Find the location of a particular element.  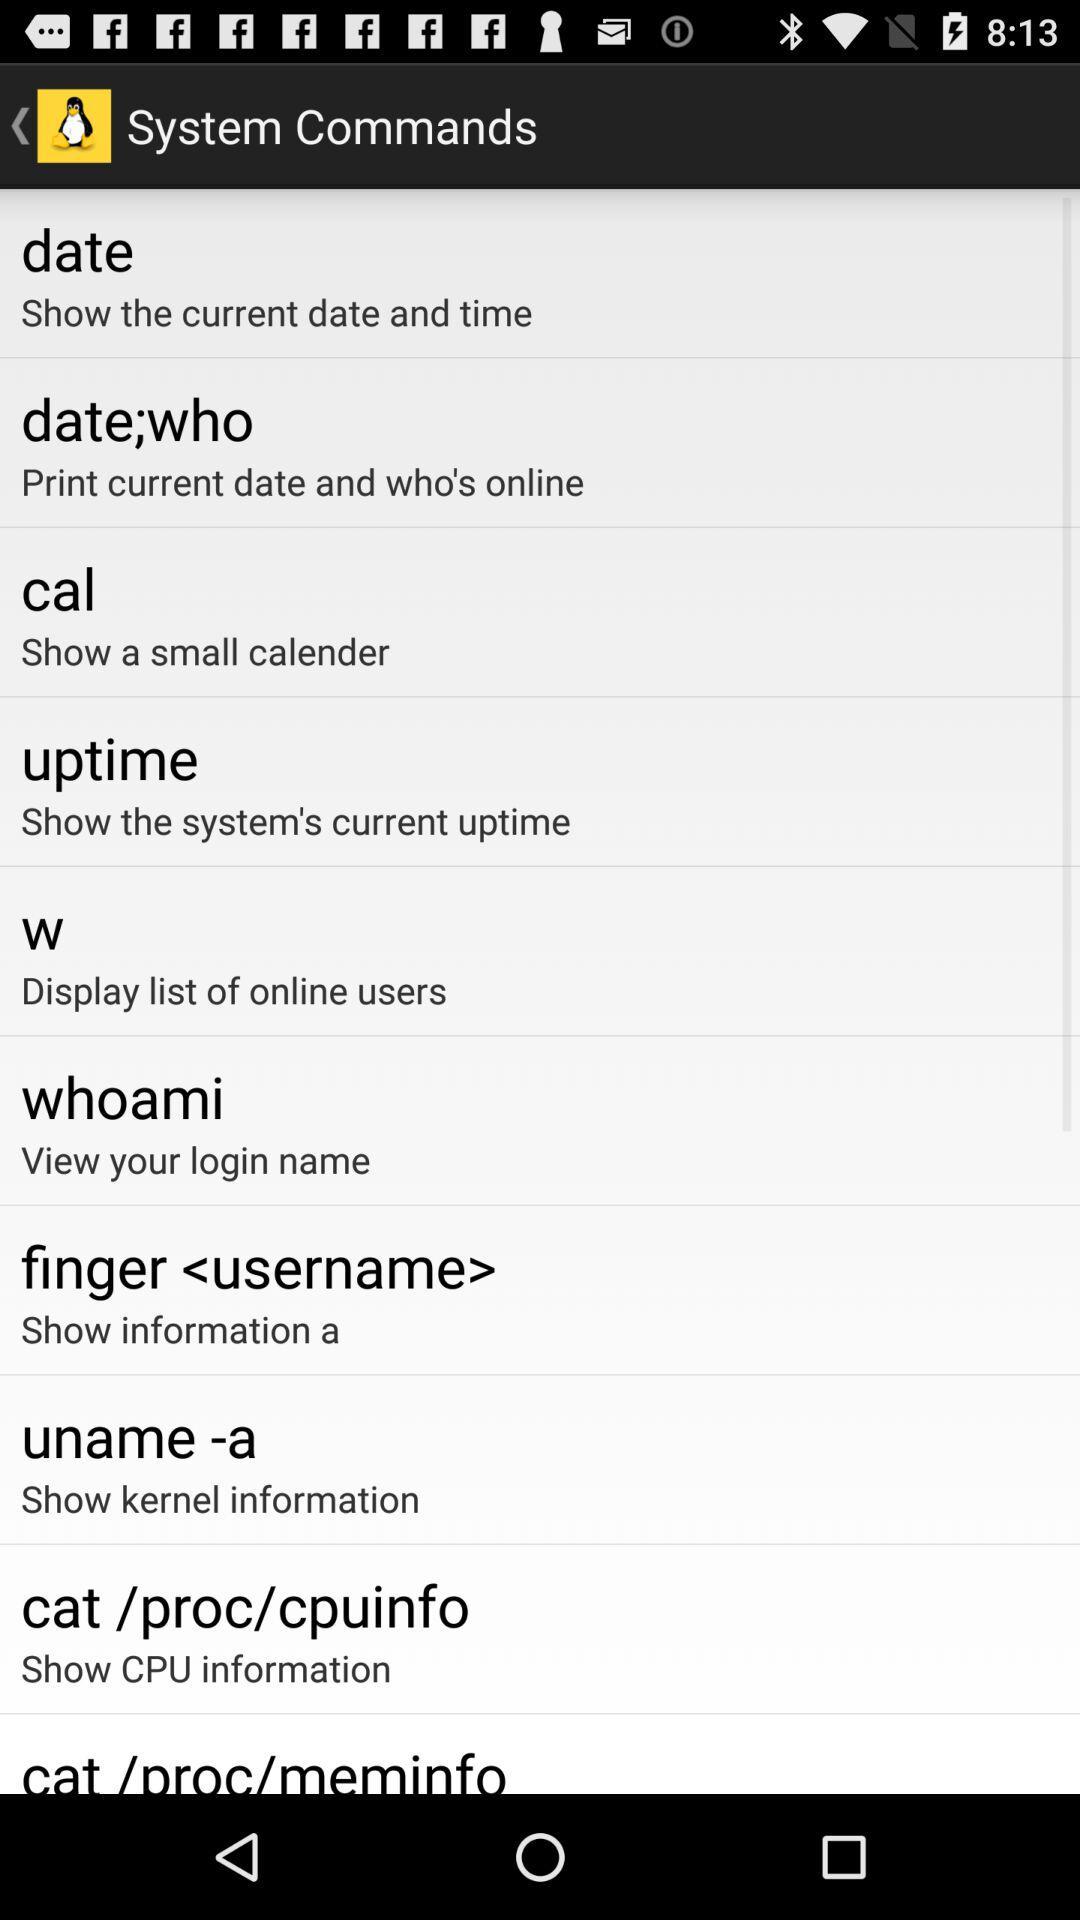

w item is located at coordinates (540, 925).